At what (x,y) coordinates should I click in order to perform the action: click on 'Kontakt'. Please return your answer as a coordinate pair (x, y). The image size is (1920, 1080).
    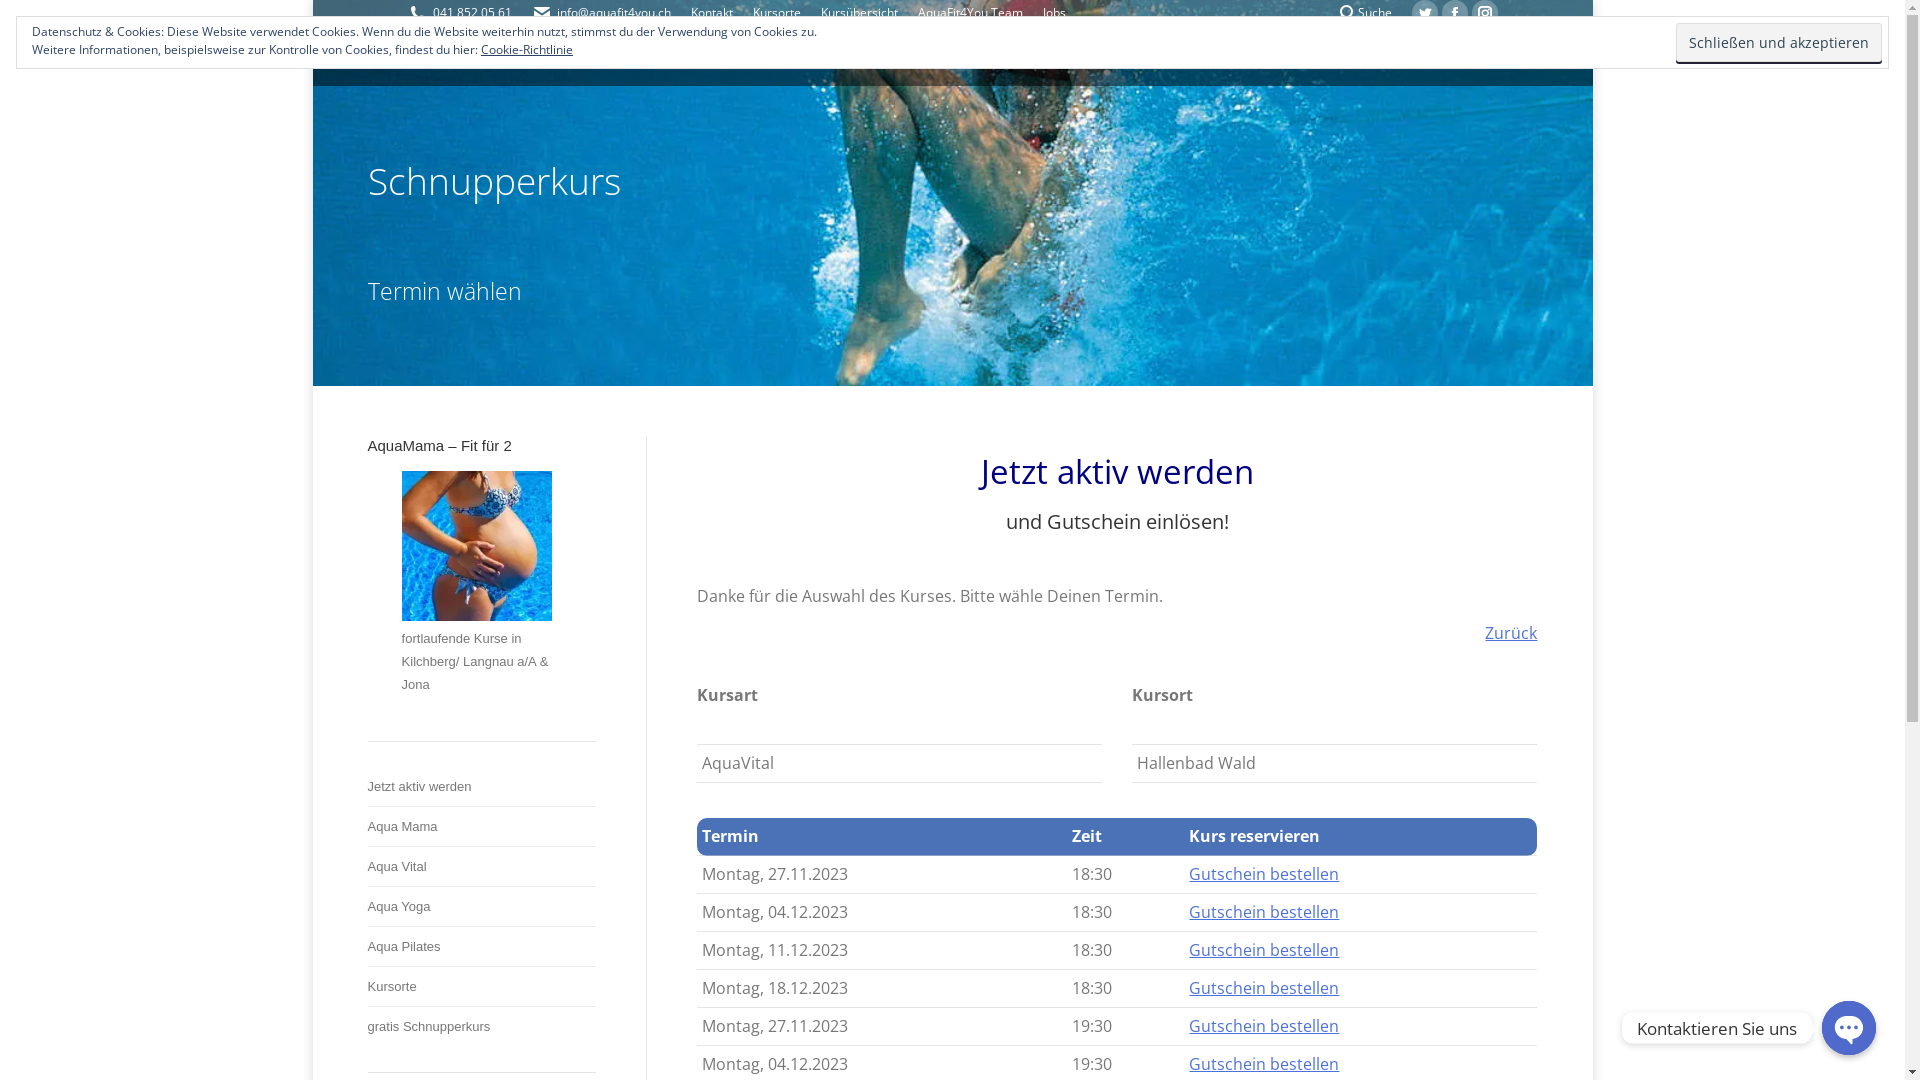
    Looking at the image, I should click on (710, 12).